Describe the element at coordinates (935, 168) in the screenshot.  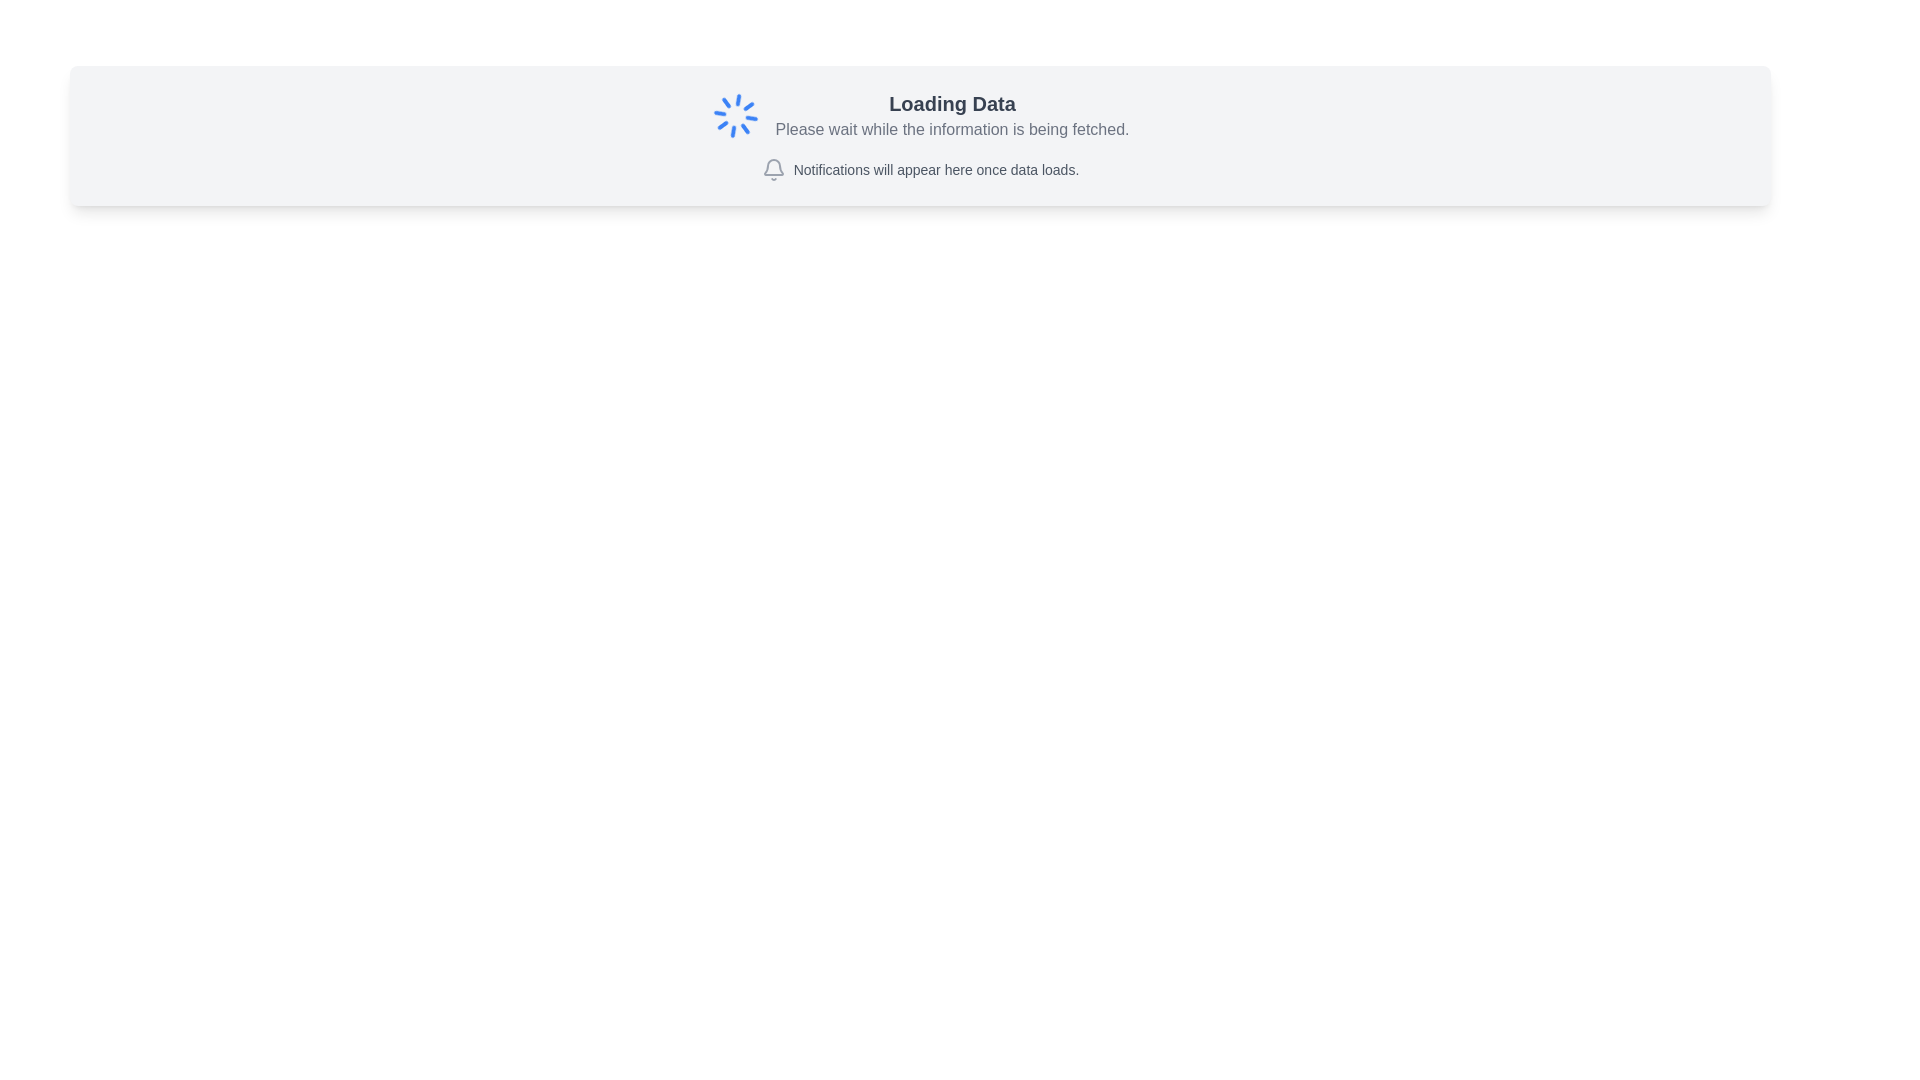
I see `the informational text that states 'Notifications will appear here once data loads.' which is subtly styled in gray and positioned to the right of a bell-shaped notification icon` at that location.